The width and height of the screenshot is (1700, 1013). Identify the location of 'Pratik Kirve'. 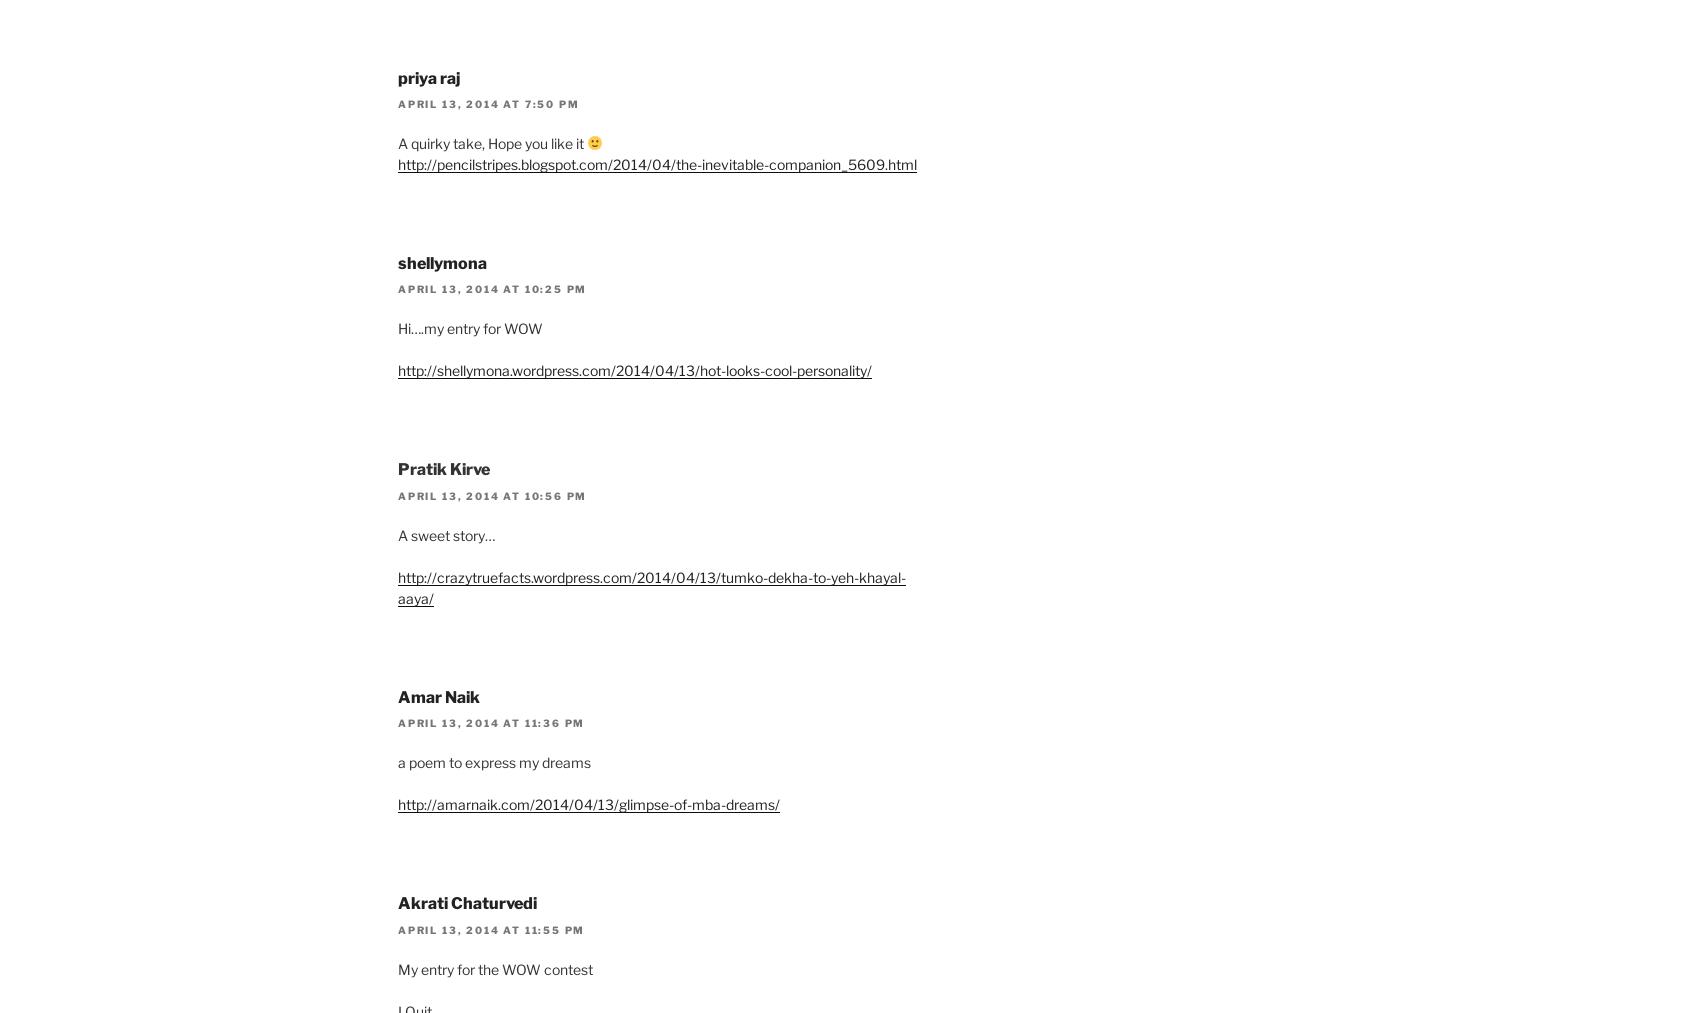
(396, 468).